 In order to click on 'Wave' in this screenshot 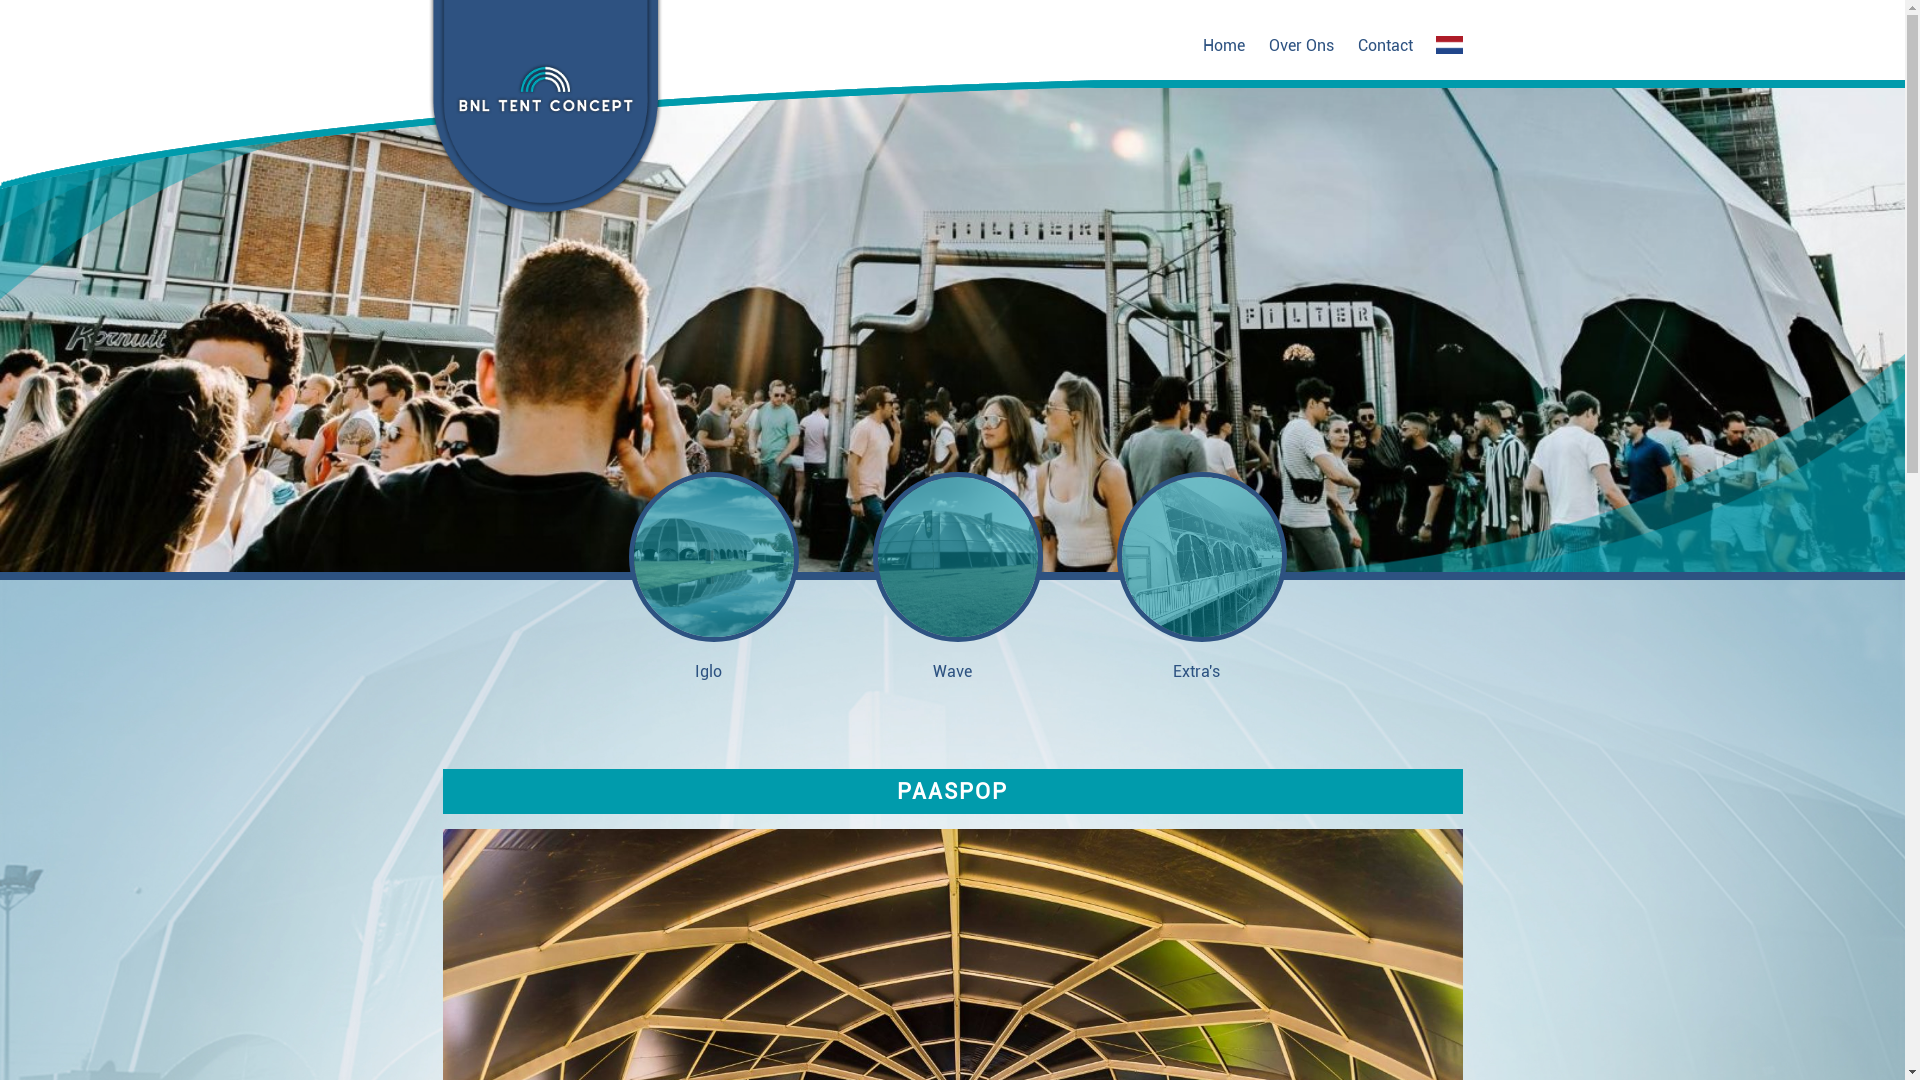, I will do `click(950, 576)`.